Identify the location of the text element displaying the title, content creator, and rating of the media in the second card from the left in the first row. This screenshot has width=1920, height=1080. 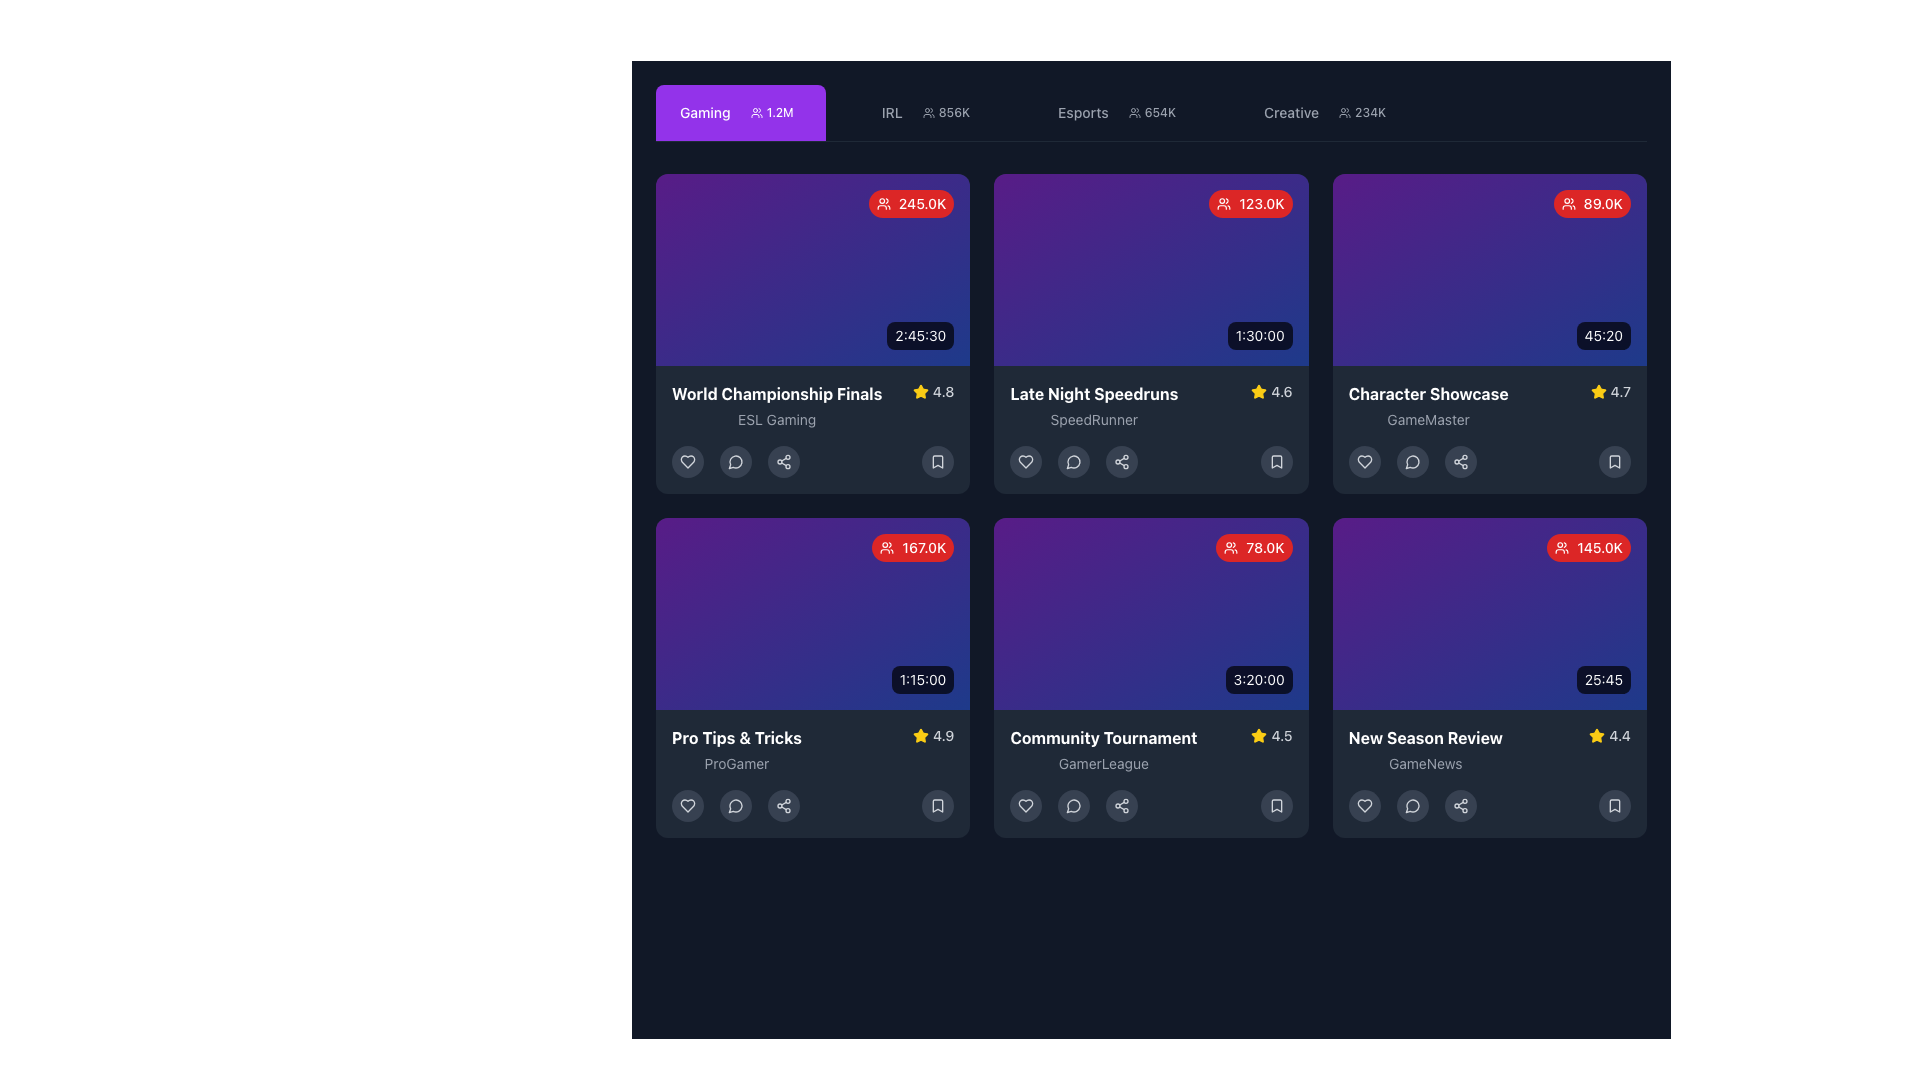
(813, 405).